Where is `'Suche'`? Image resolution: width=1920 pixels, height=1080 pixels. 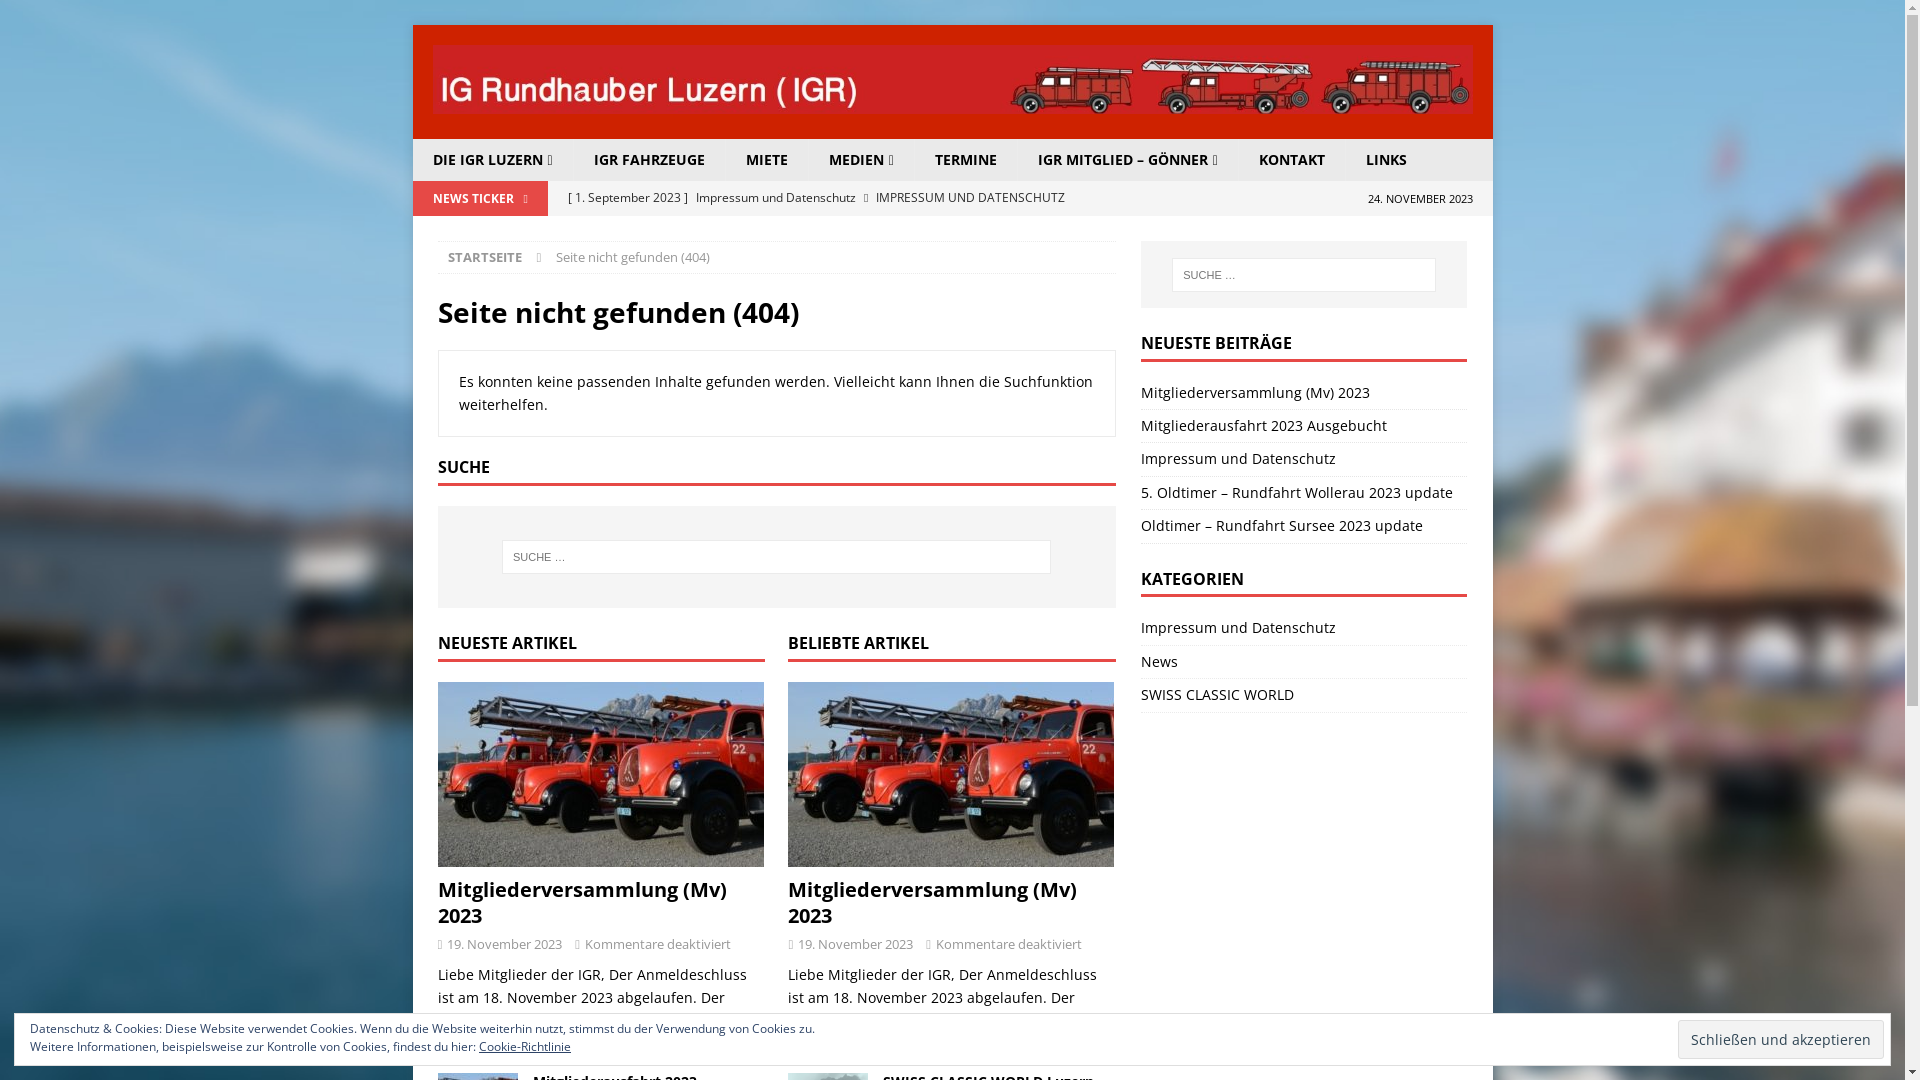
'Suche' is located at coordinates (0, 15).